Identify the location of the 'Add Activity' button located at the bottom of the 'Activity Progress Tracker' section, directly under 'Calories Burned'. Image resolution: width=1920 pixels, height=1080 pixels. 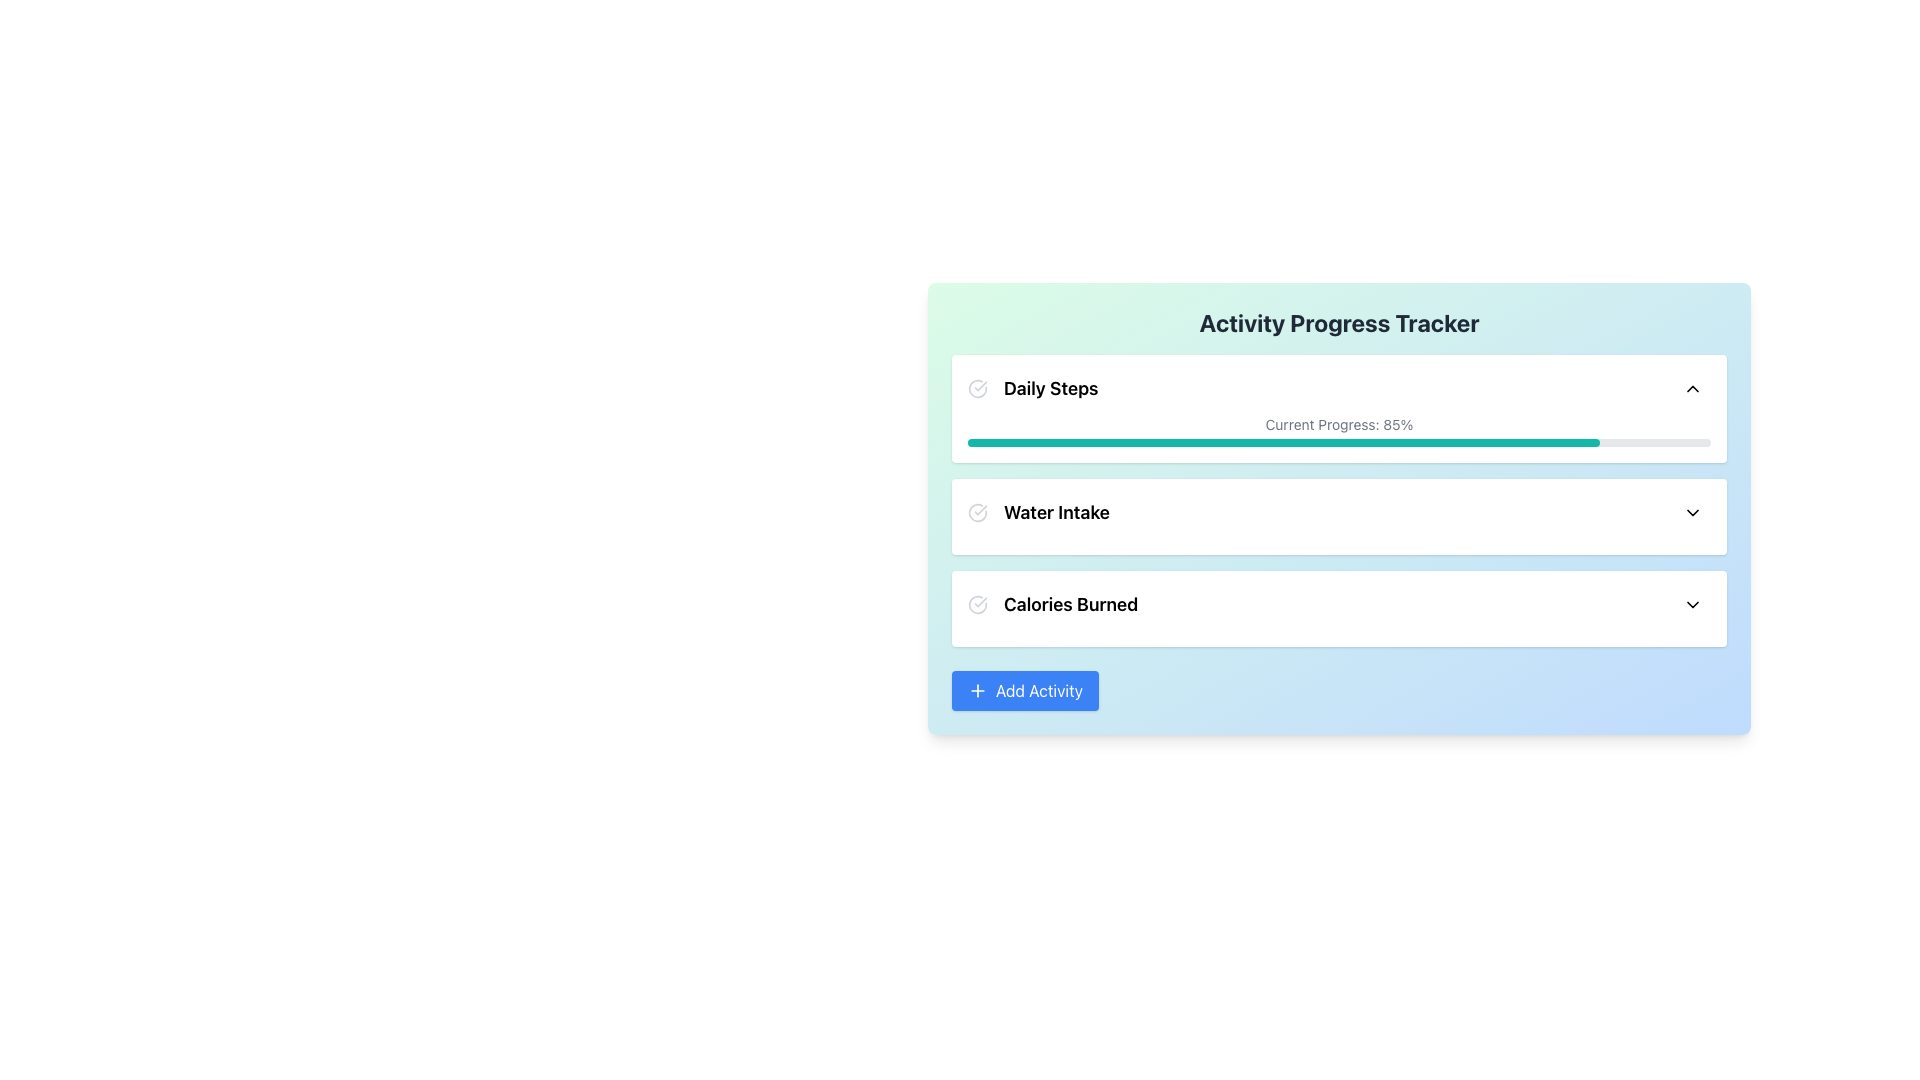
(1025, 689).